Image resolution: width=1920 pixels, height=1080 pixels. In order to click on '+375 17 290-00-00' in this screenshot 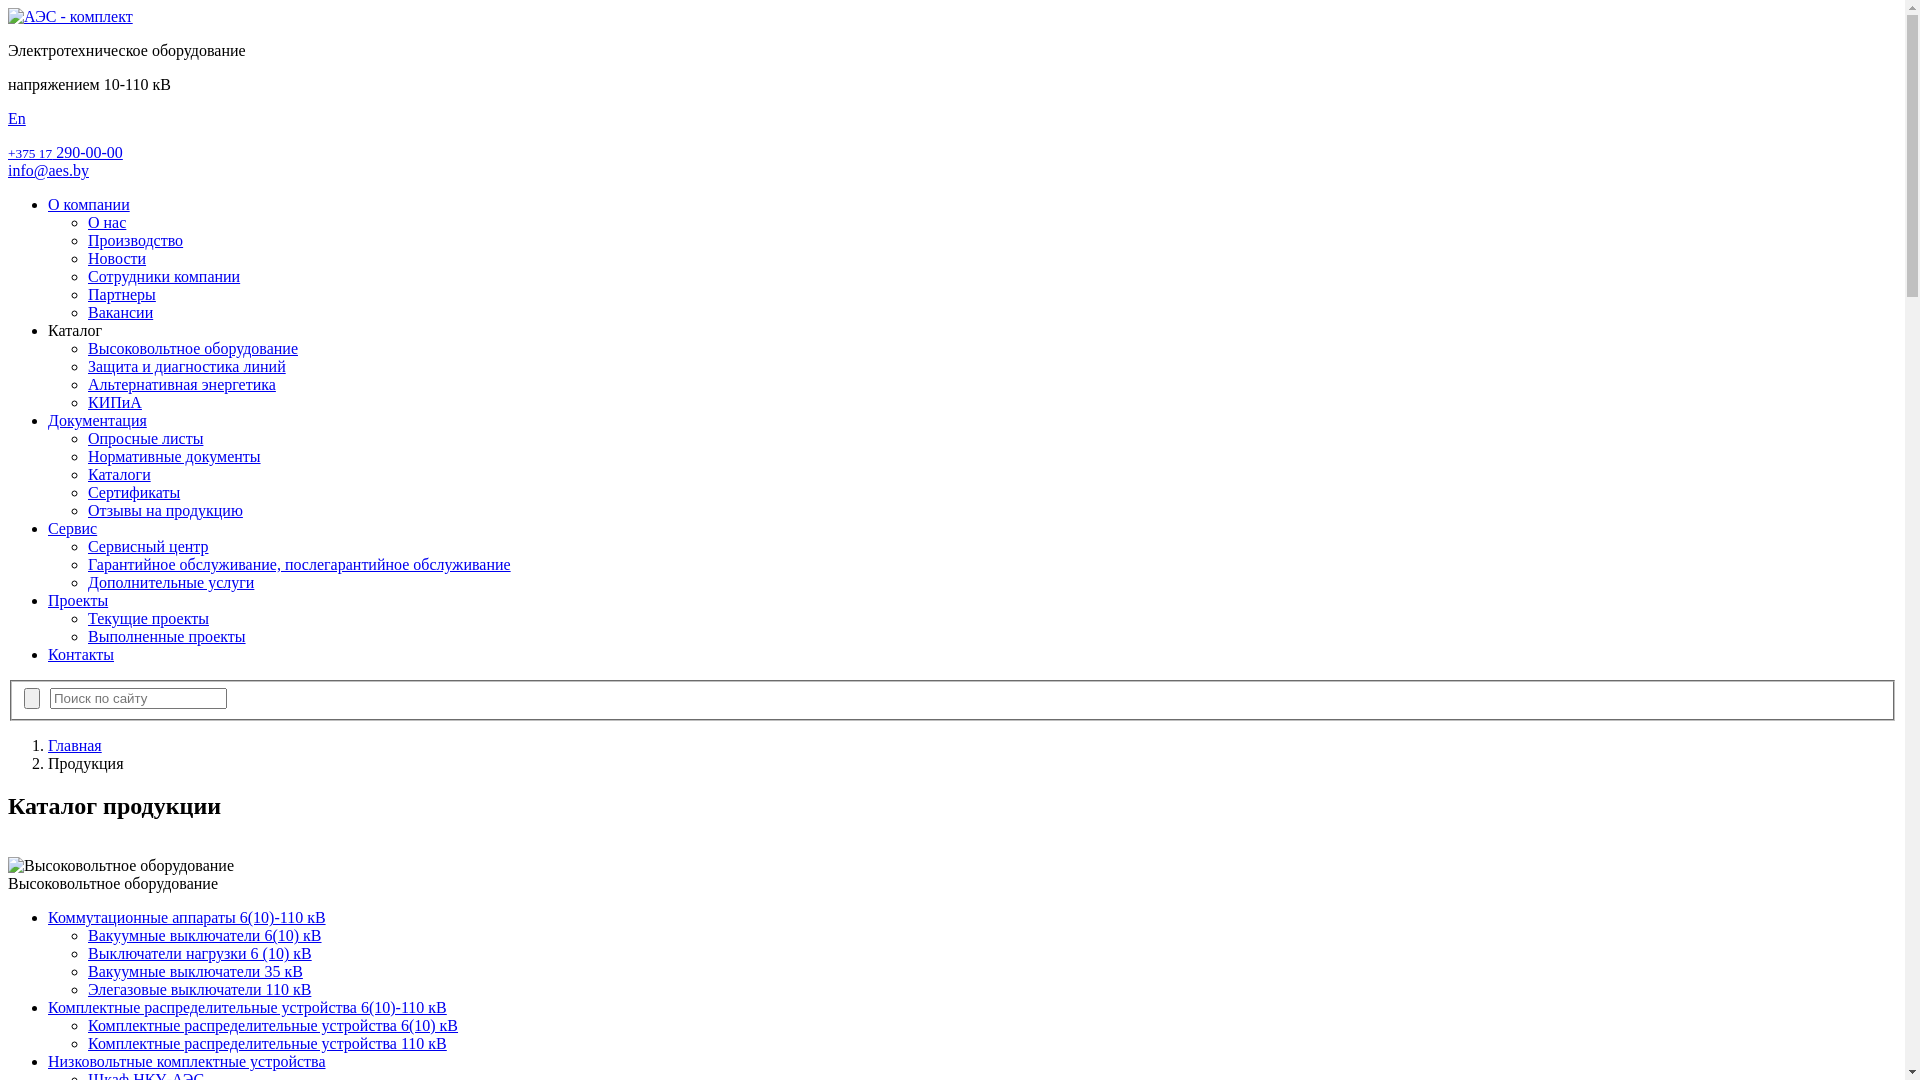, I will do `click(65, 151)`.